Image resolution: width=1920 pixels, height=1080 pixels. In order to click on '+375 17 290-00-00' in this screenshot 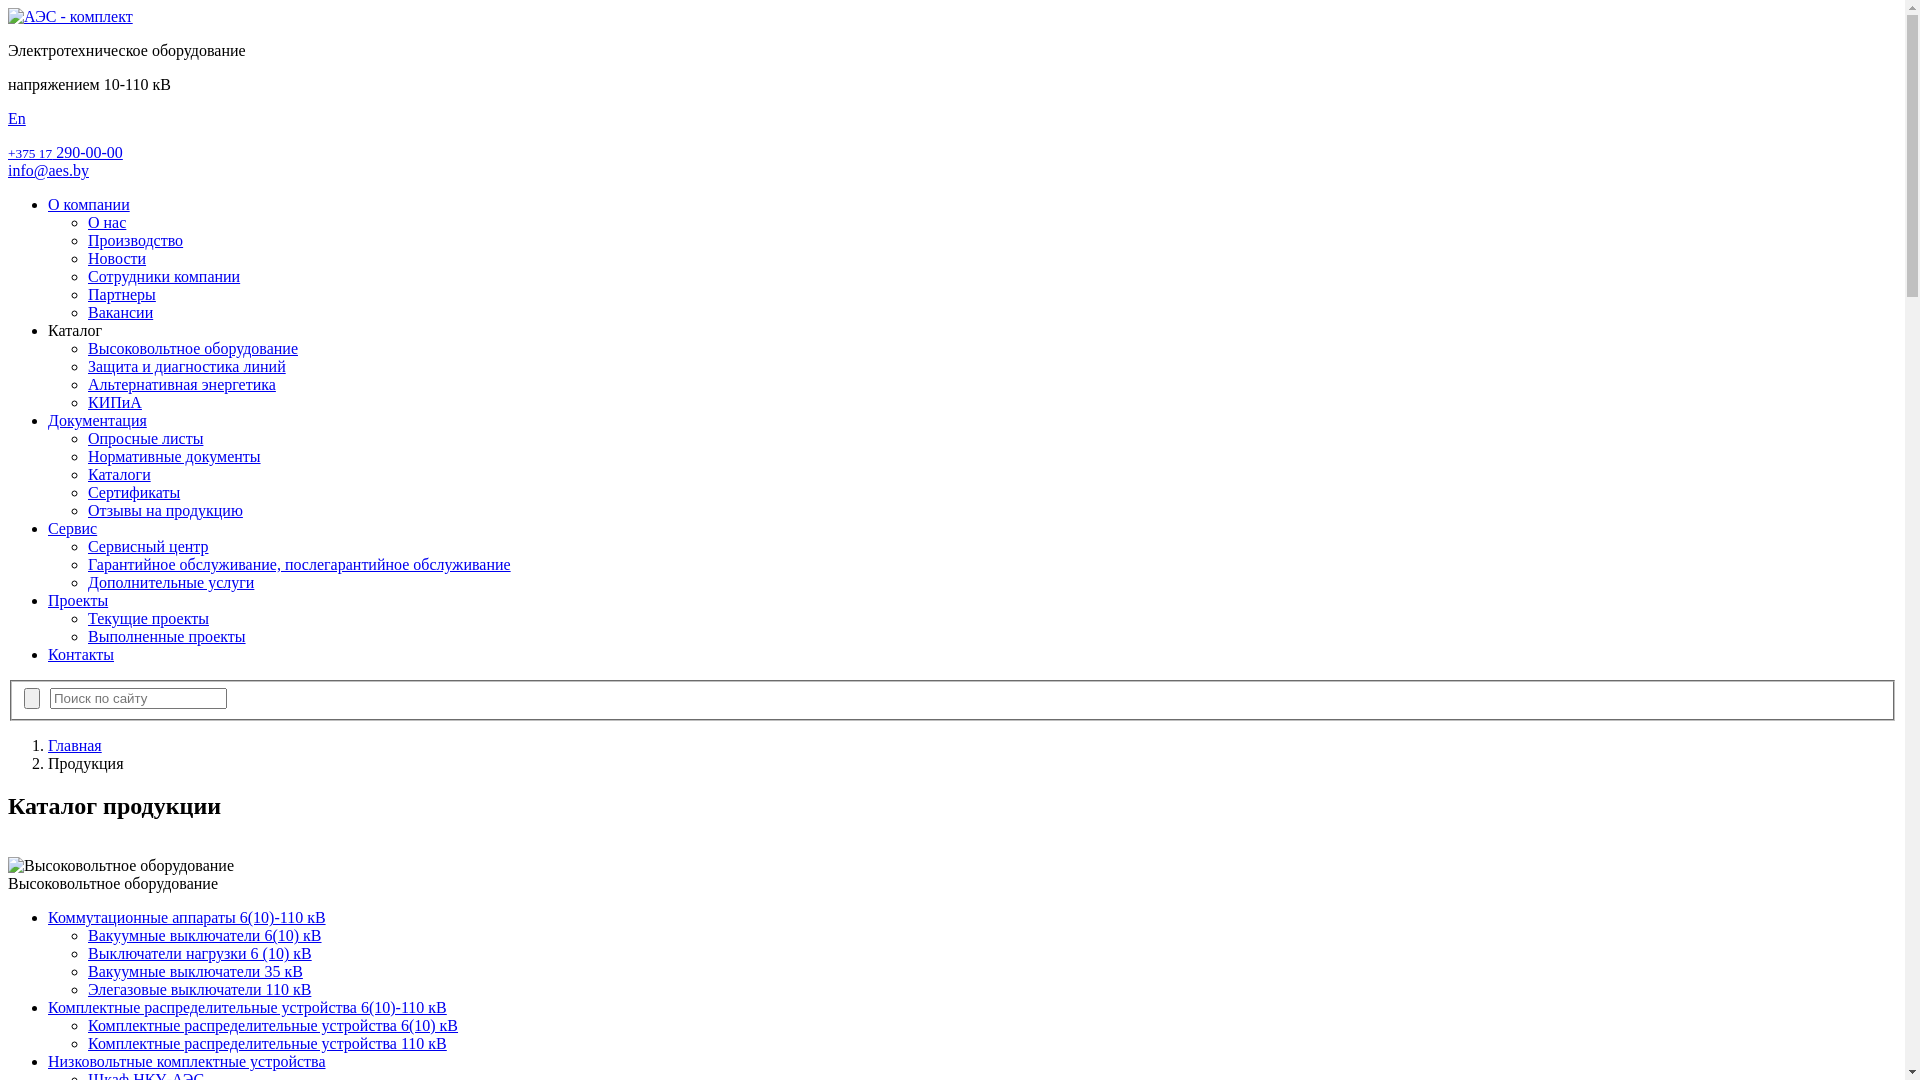, I will do `click(65, 151)`.